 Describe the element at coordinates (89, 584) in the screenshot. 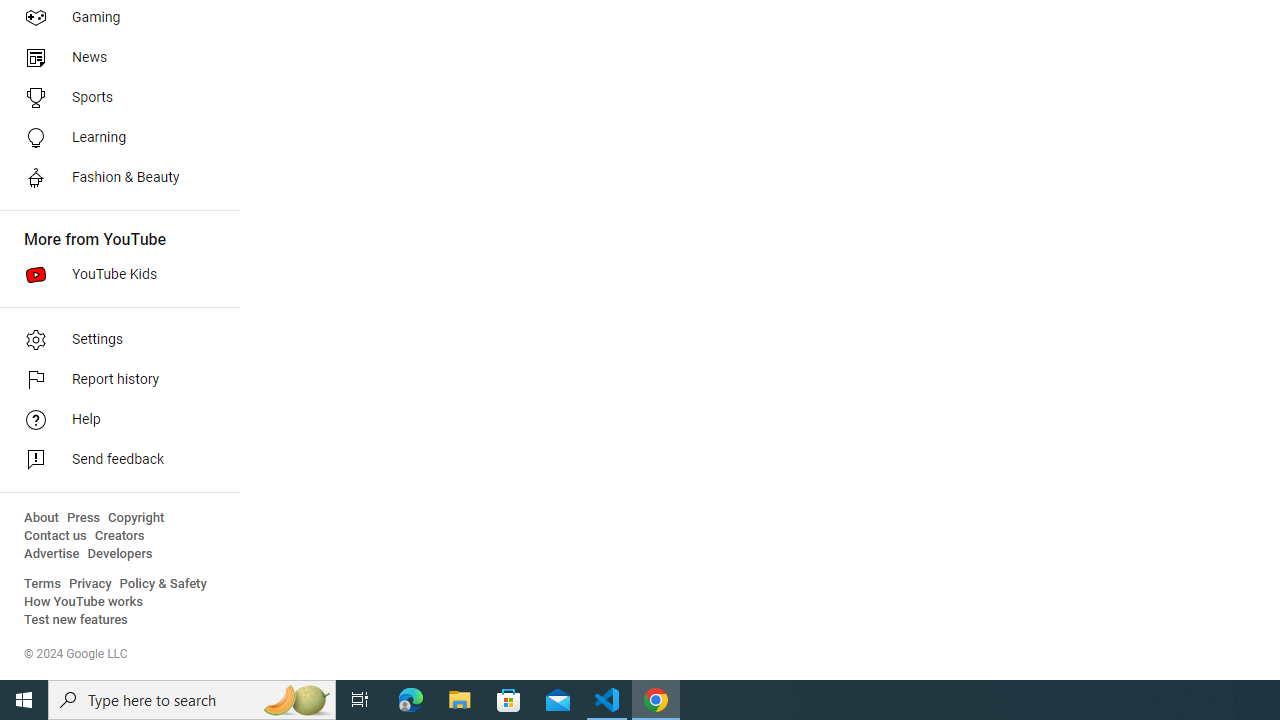

I see `'Privacy'` at that location.